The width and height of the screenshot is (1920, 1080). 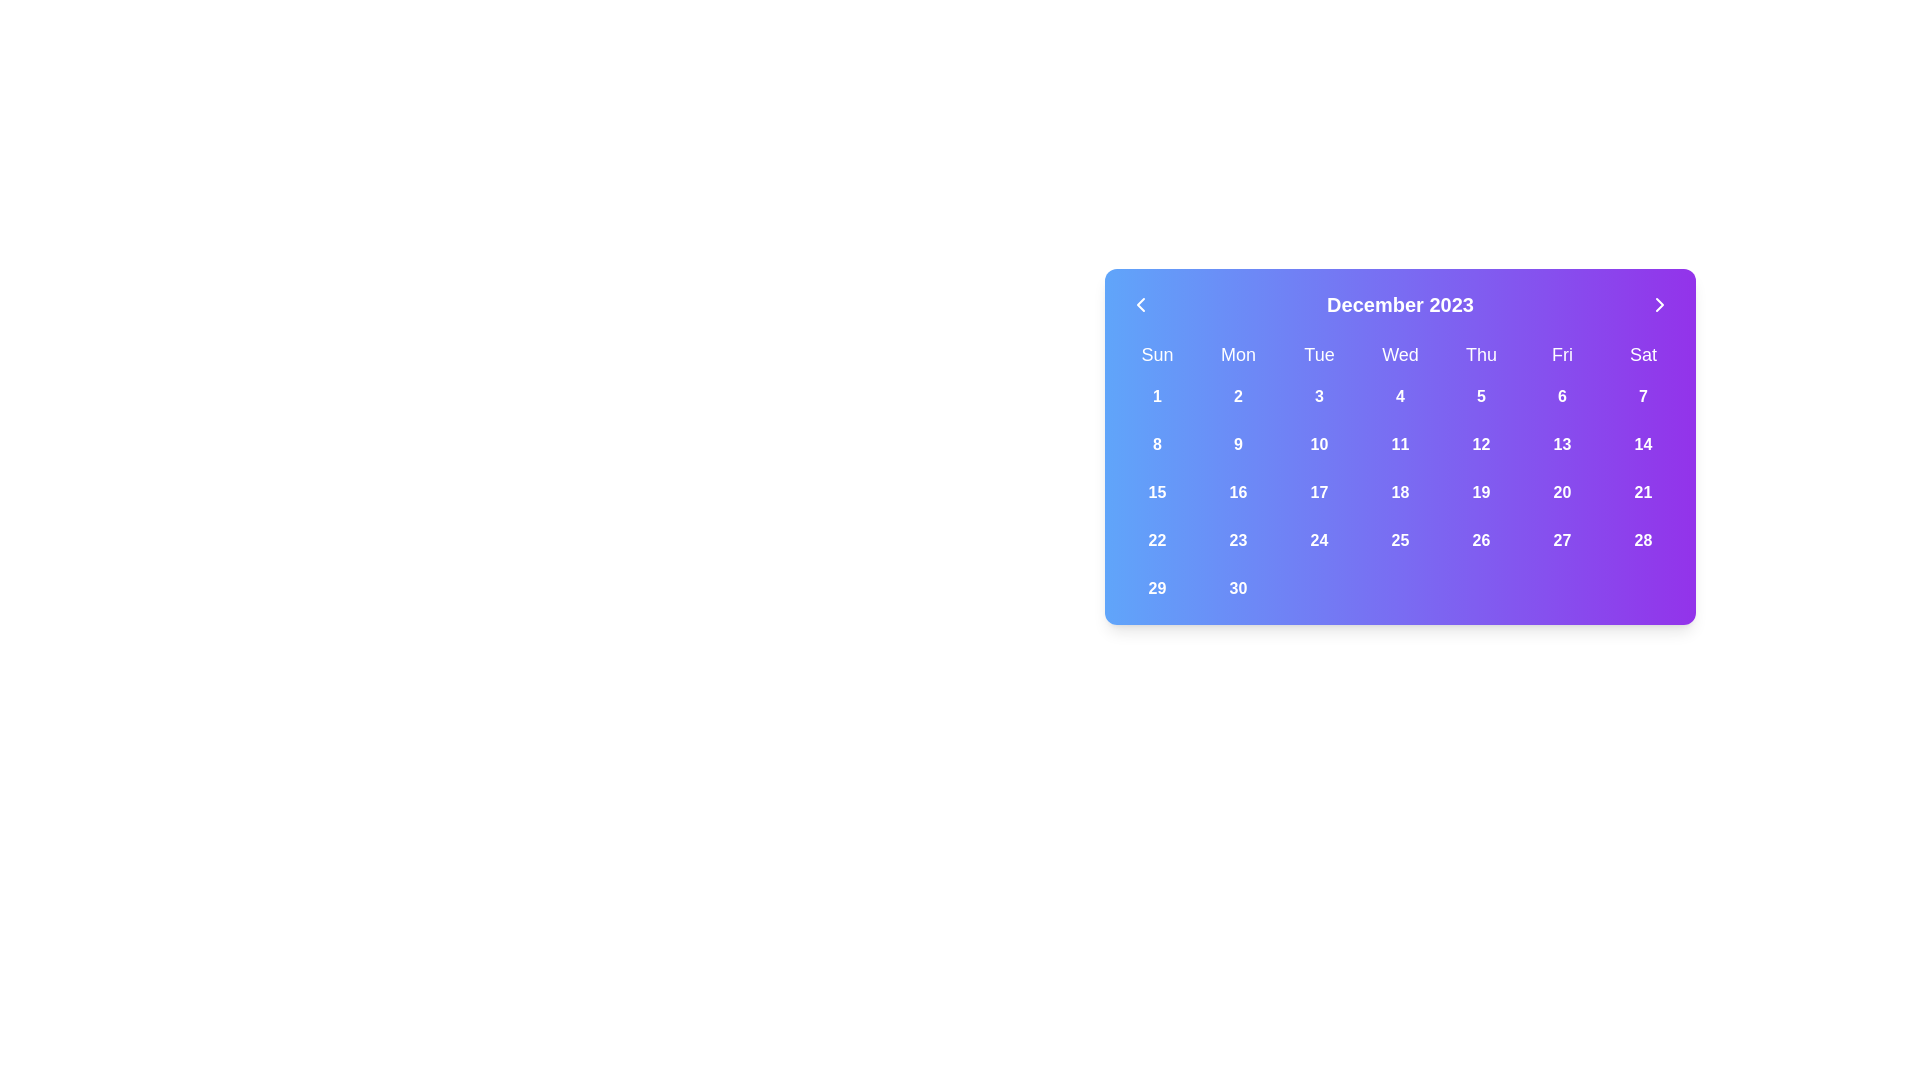 I want to click on the button representing the selectable day in the calendar grid located under the 'Tue' label, so click(x=1319, y=397).